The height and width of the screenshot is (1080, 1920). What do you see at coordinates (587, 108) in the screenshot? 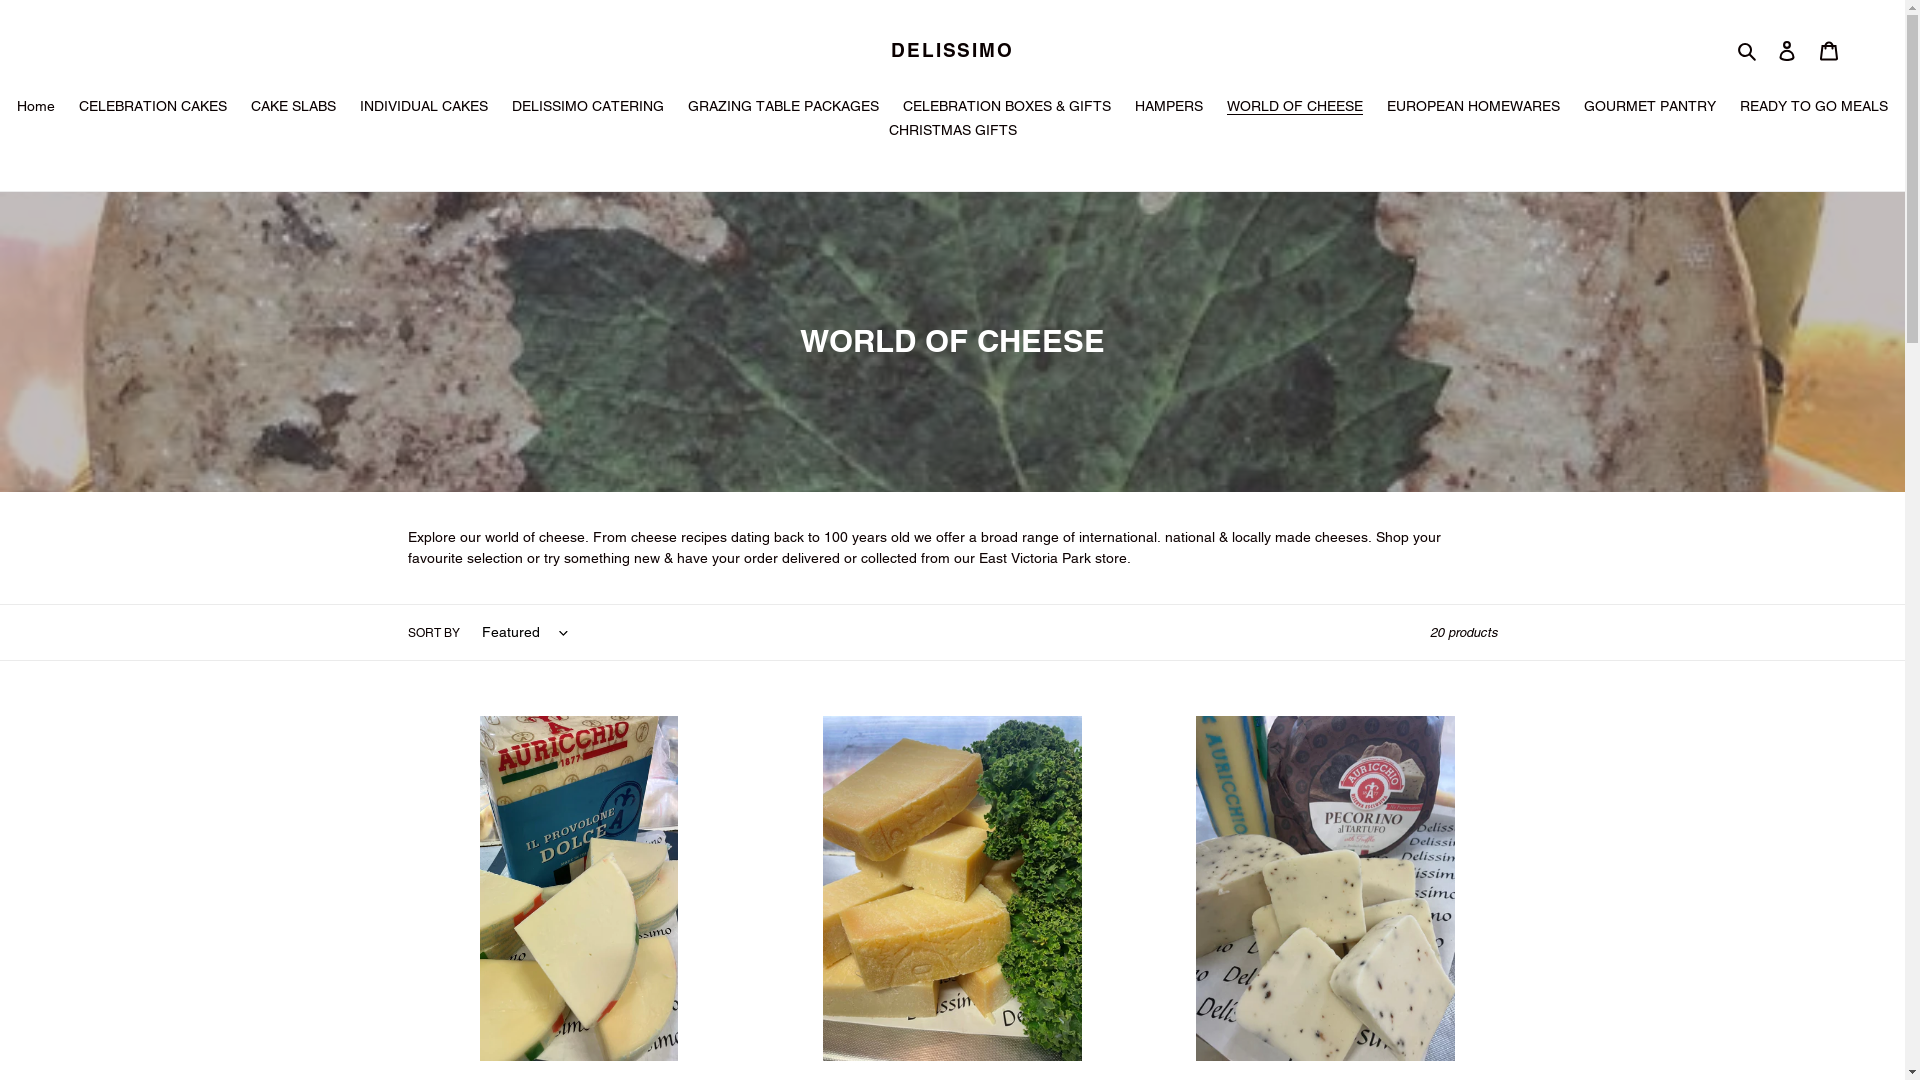
I see `'DELISSIMO CATERING'` at bounding box center [587, 108].